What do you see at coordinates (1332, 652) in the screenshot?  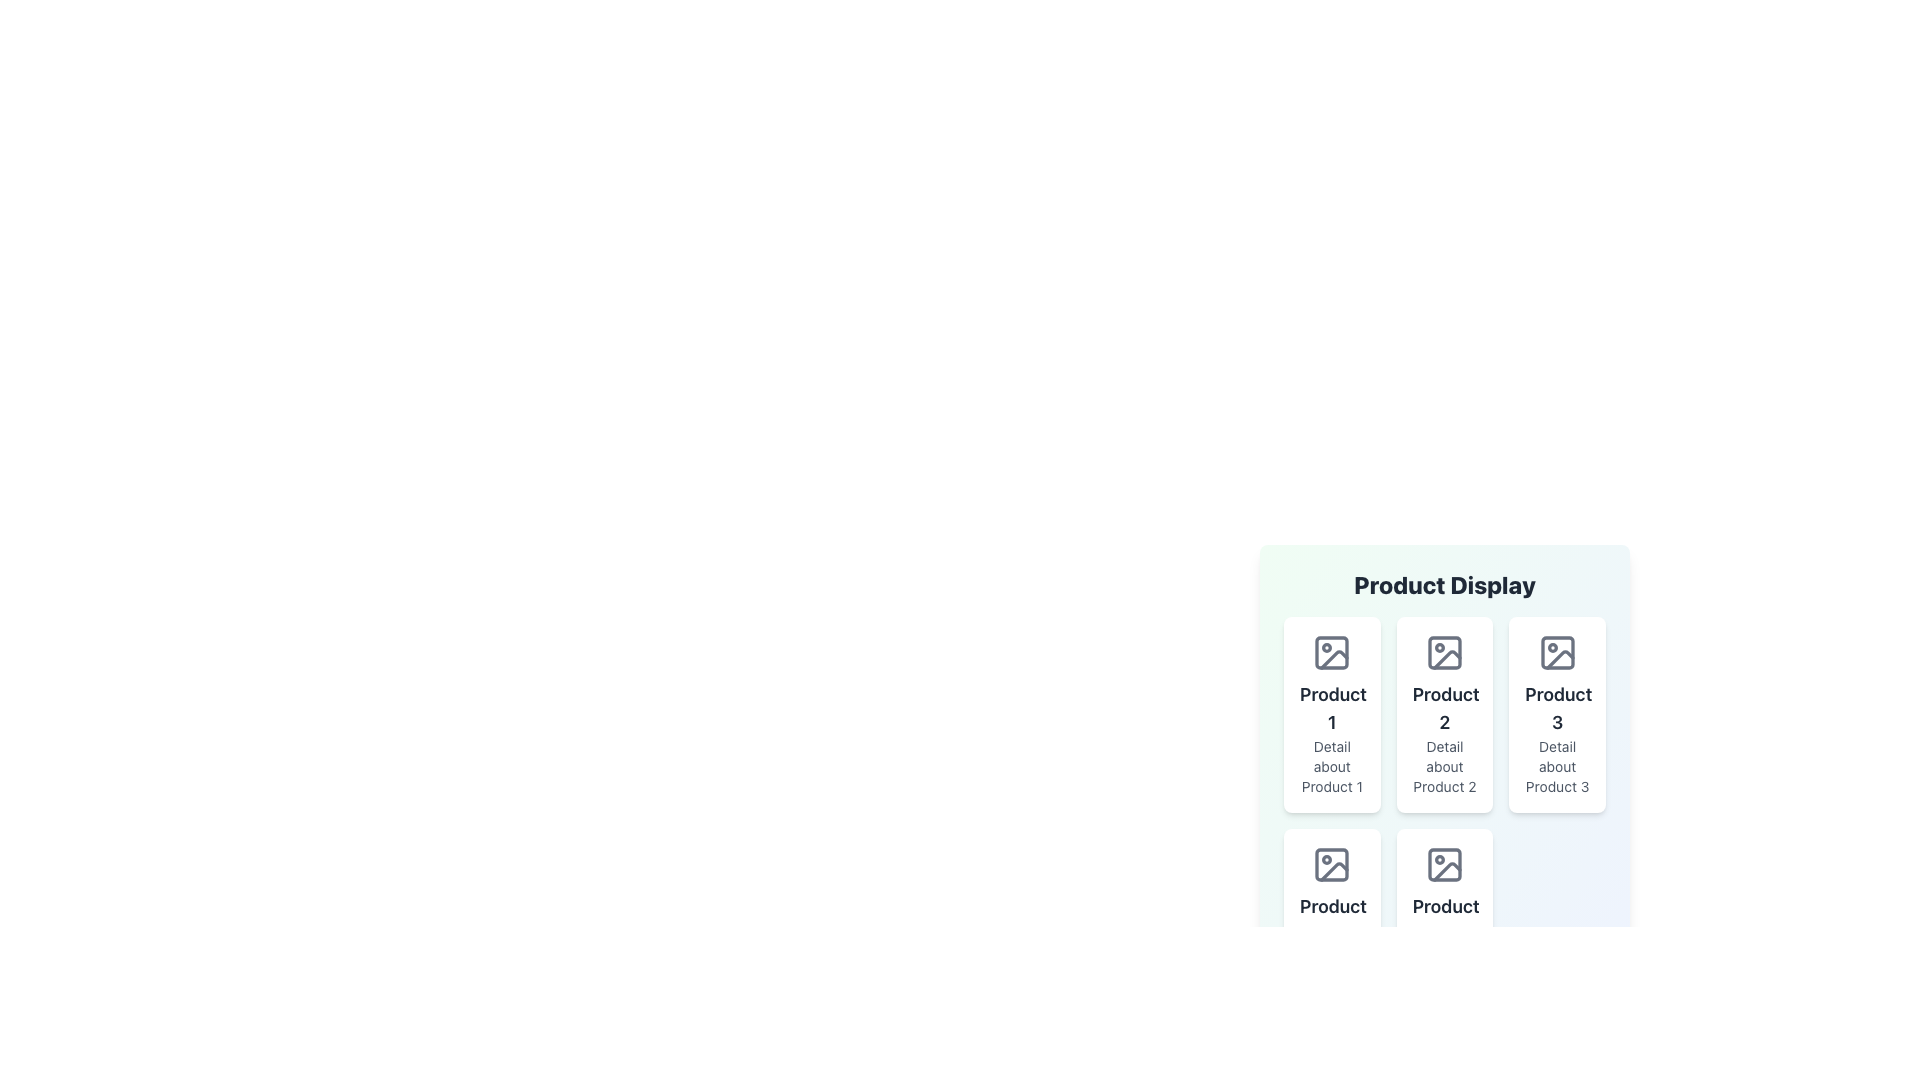 I see `the Image Placeholder Icon located at the top-left corner of the 'Product 1' tile, which is represented by a gray icon with an outlined rectangle and a simplified picture depiction` at bounding box center [1332, 652].